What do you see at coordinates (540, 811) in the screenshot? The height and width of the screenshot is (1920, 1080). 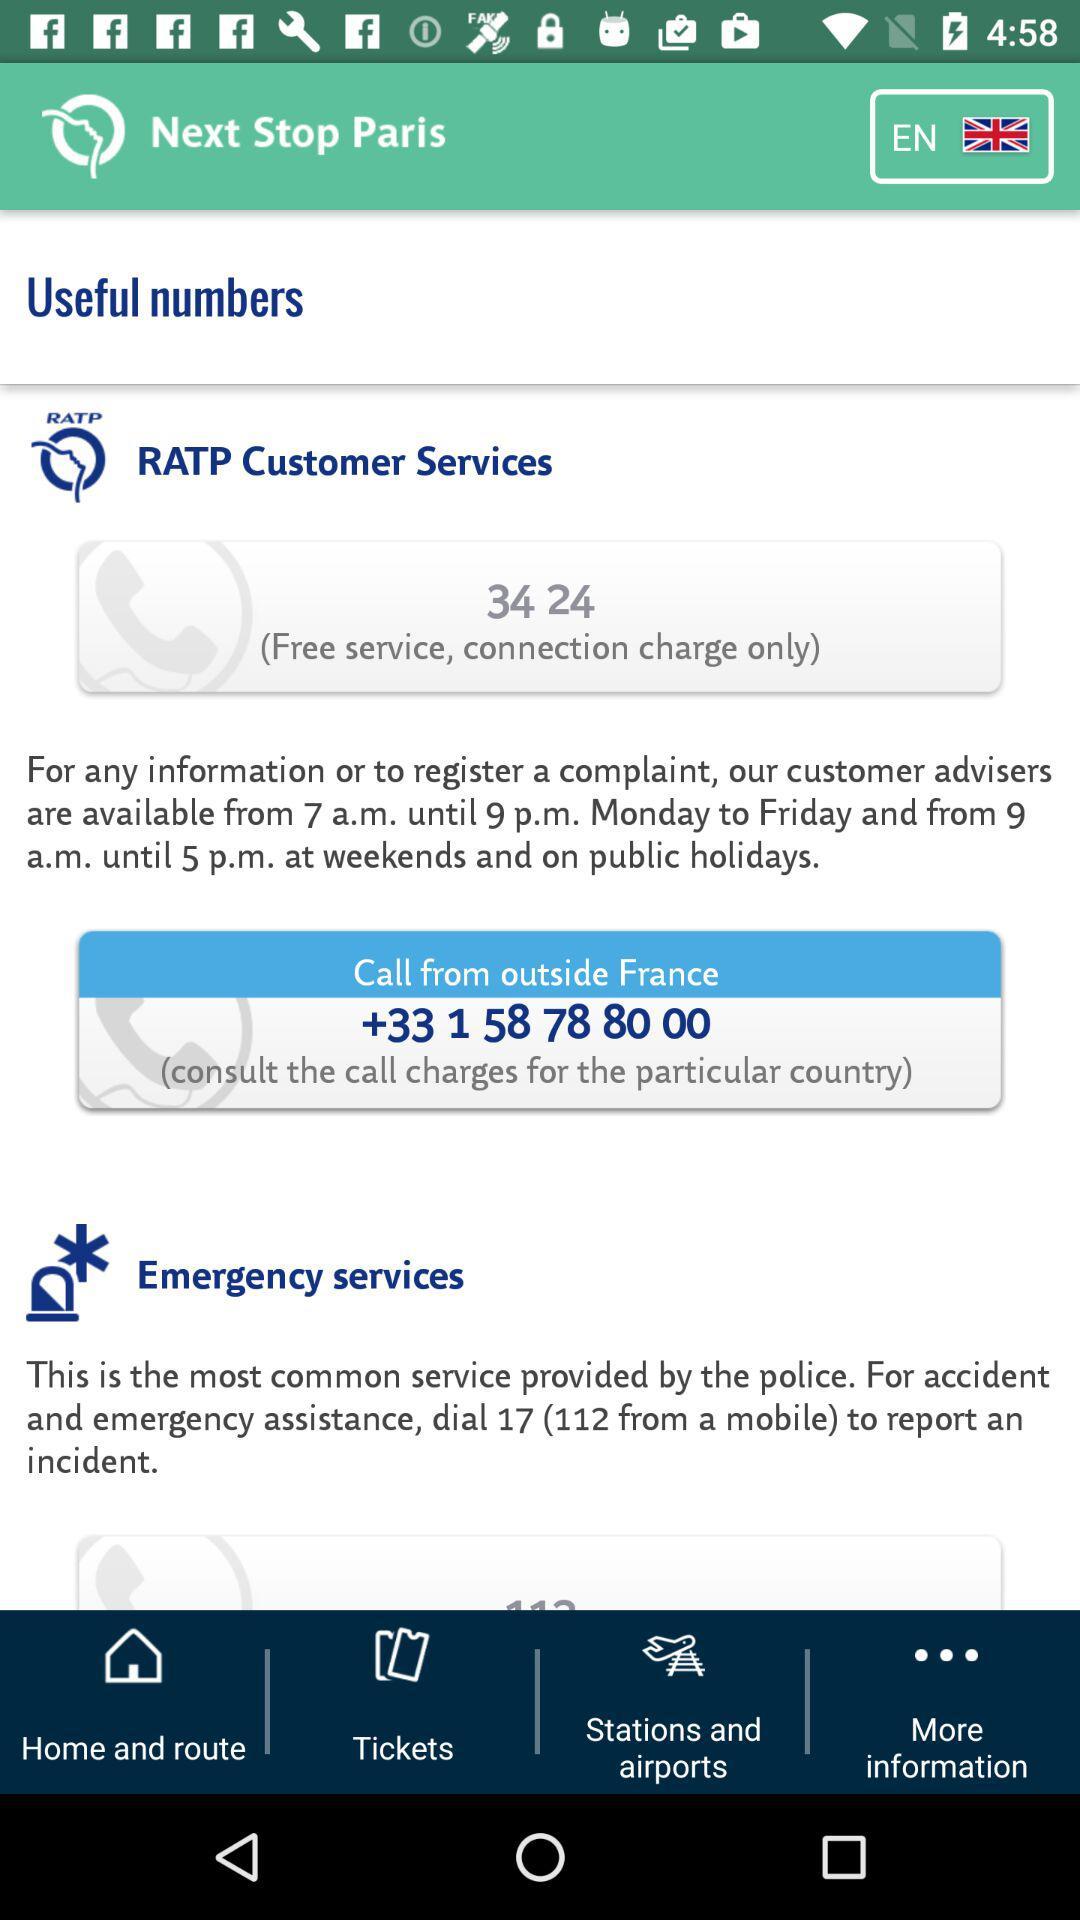 I see `app above call from outside icon` at bounding box center [540, 811].